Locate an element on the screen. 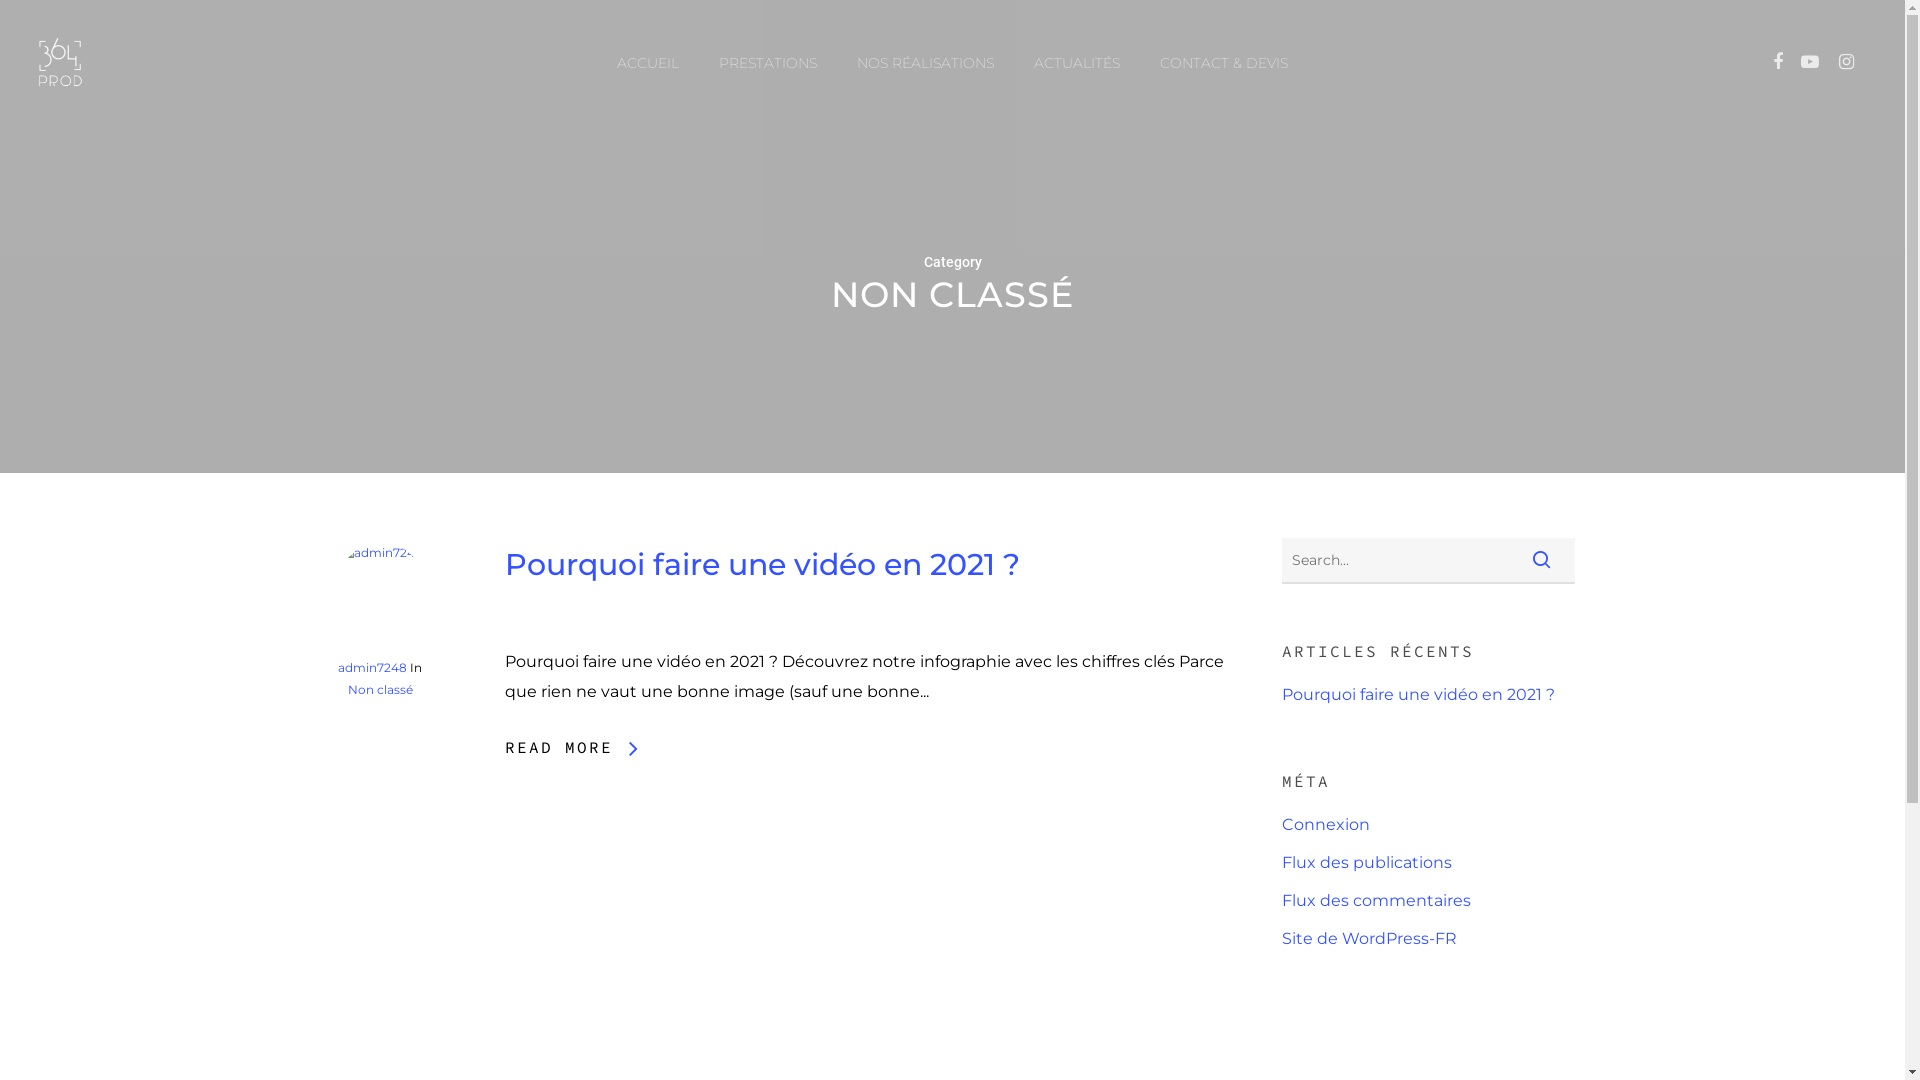  'PRESTATIONS' is located at coordinates (767, 61).